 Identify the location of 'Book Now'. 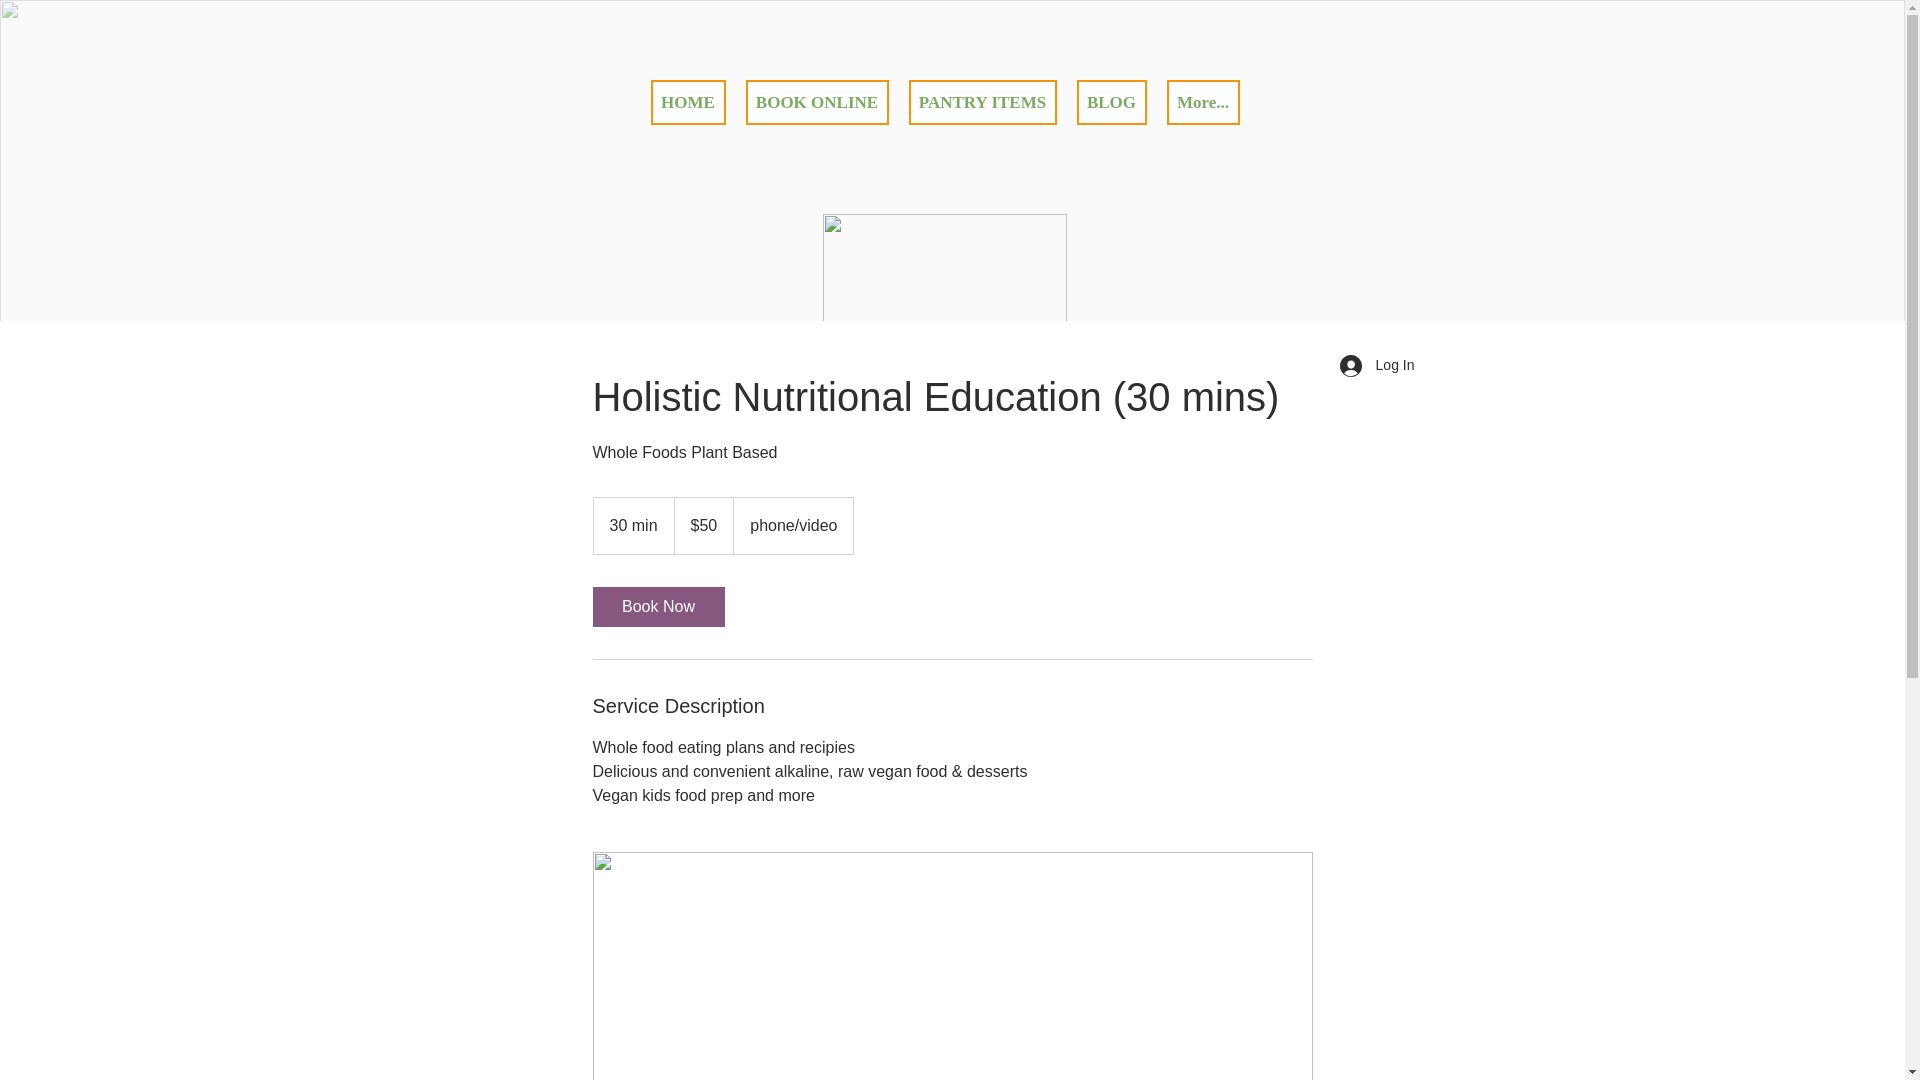
(657, 605).